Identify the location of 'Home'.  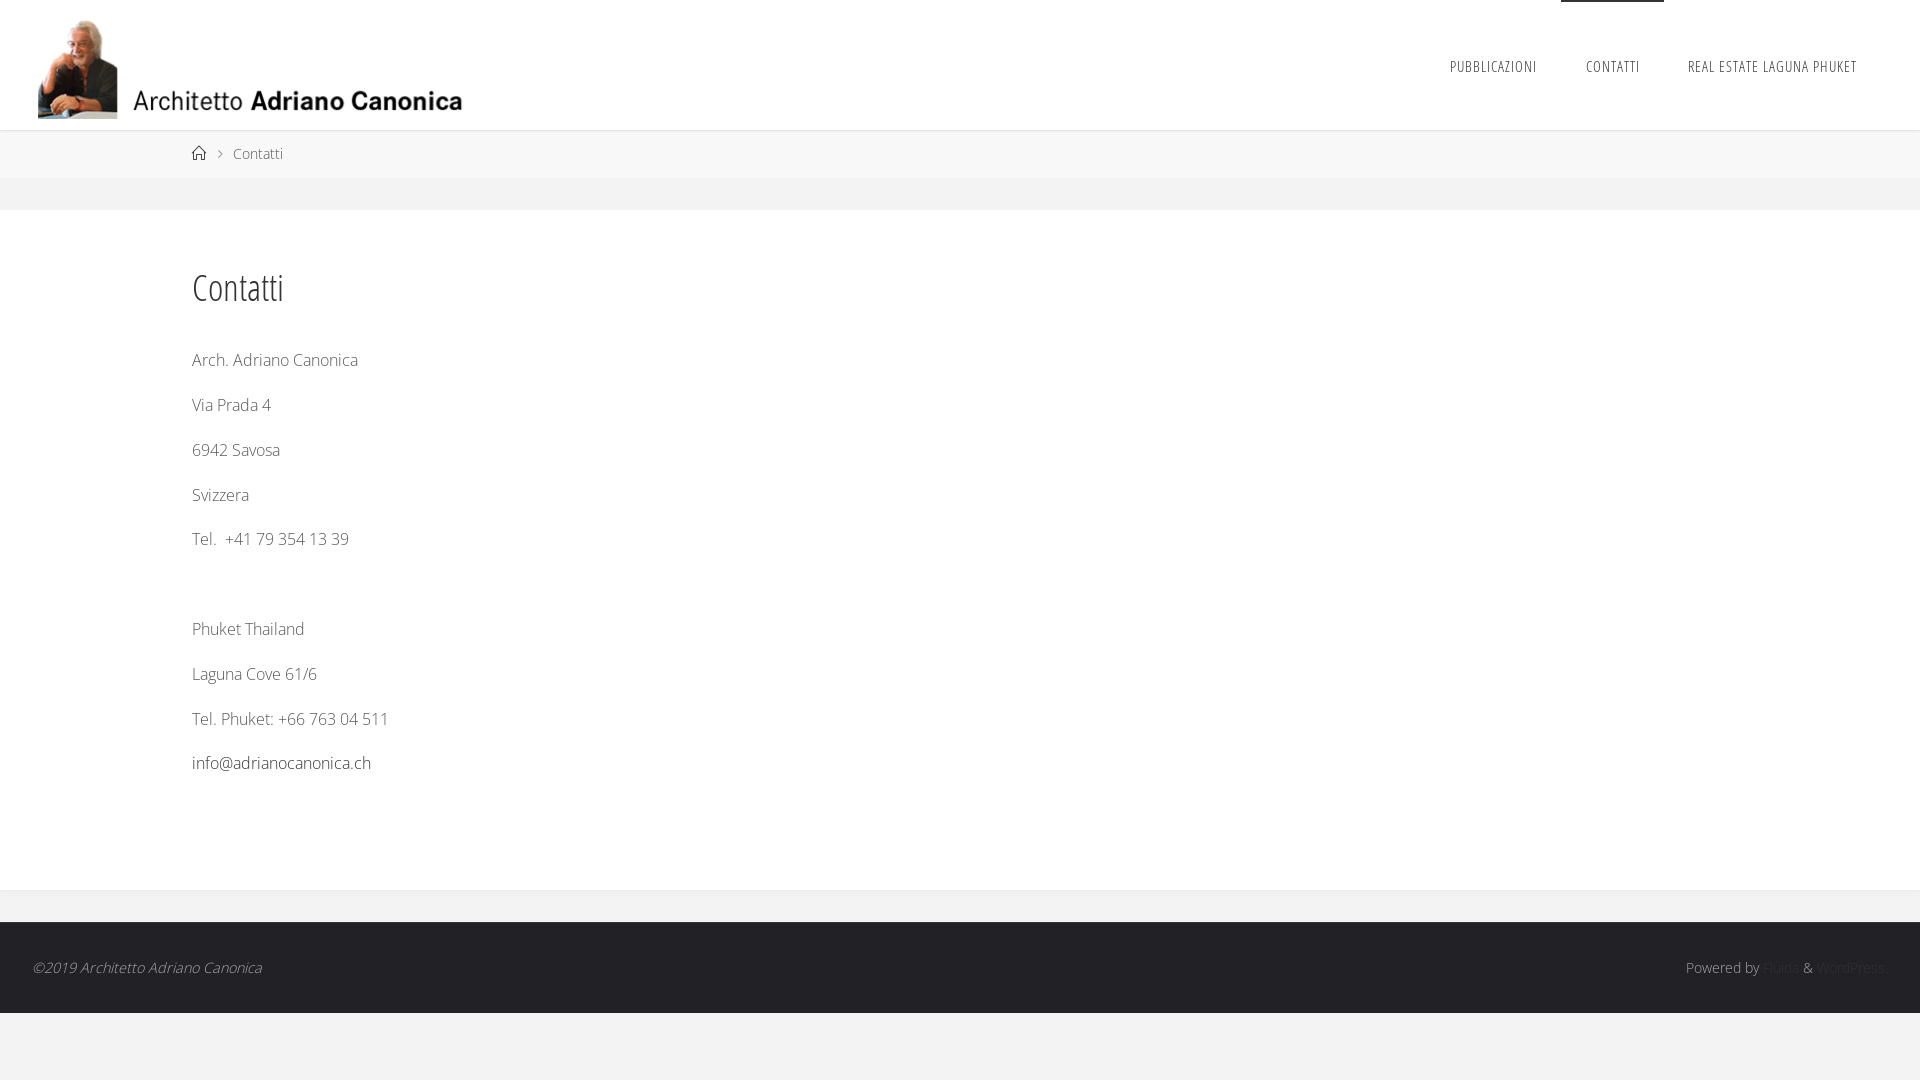
(198, 152).